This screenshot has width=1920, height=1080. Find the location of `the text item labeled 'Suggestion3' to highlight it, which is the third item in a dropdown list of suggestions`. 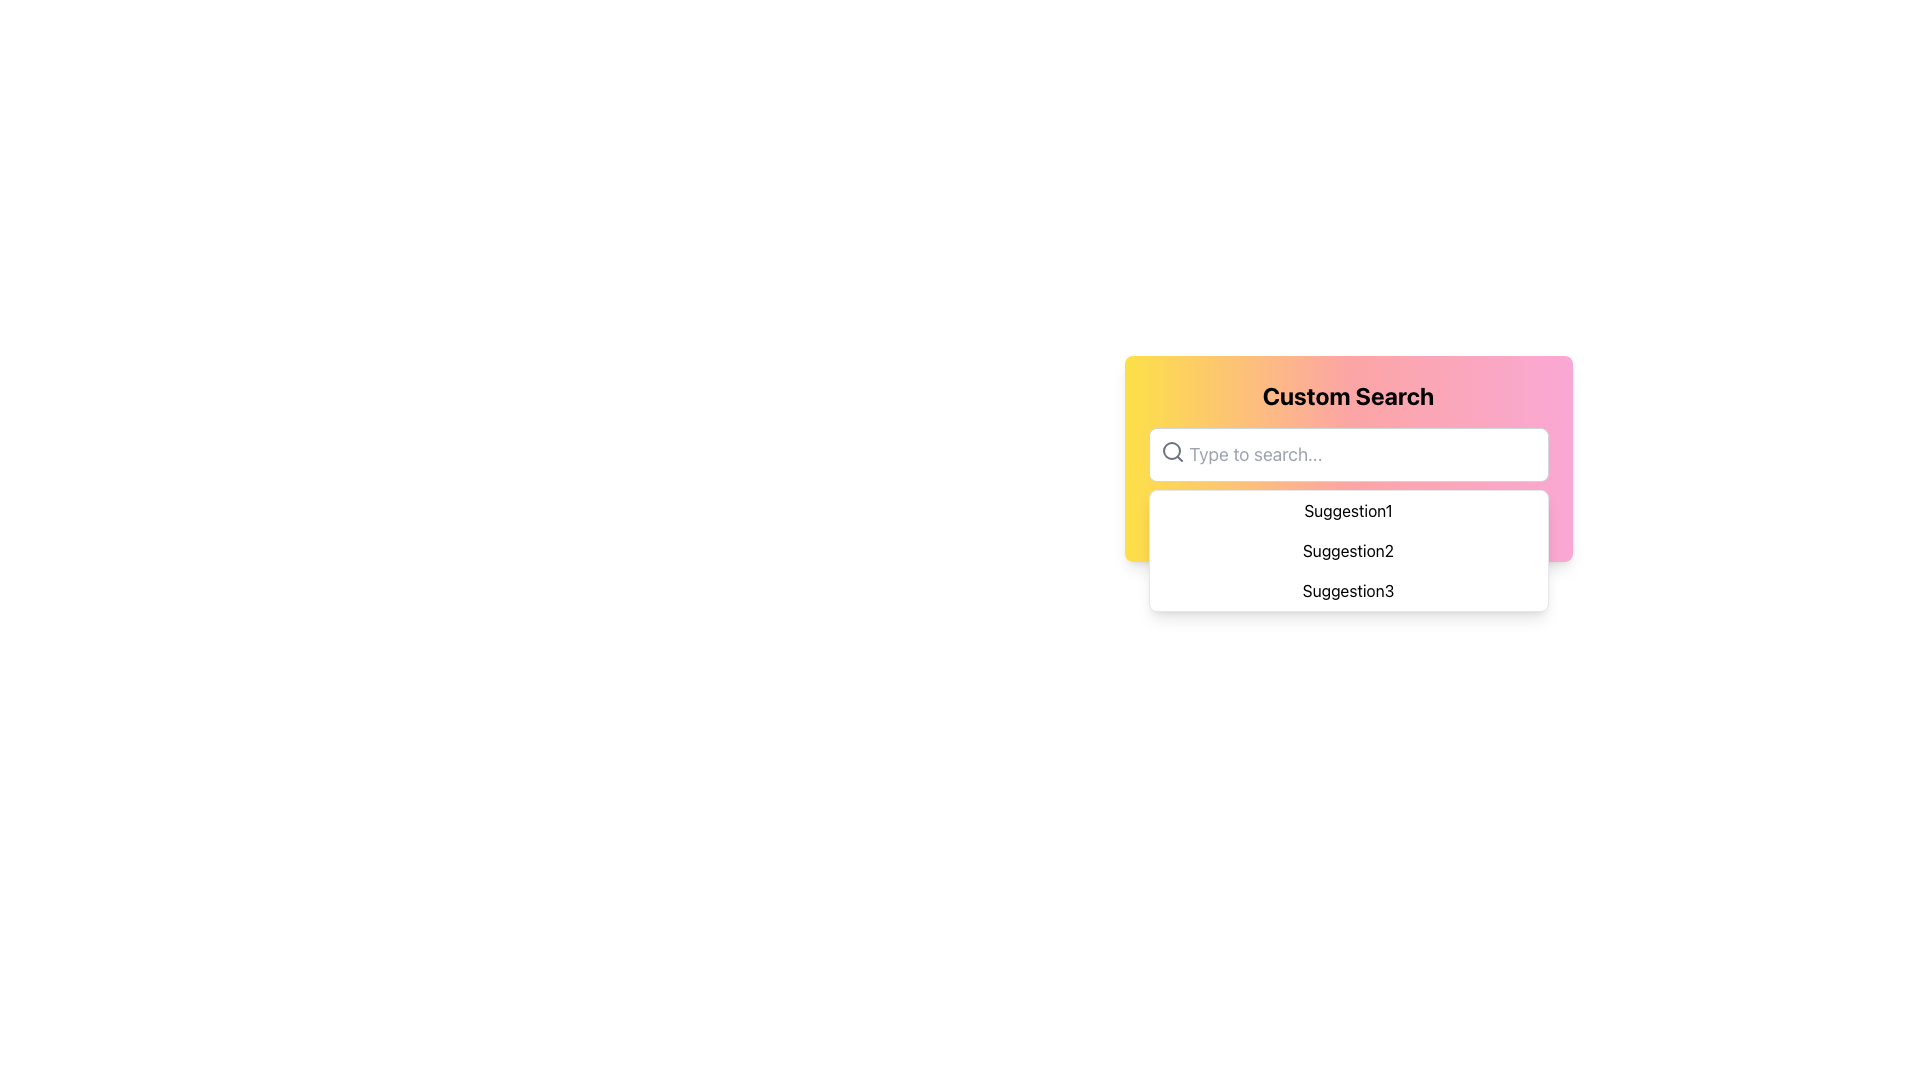

the text item labeled 'Suggestion3' to highlight it, which is the third item in a dropdown list of suggestions is located at coordinates (1348, 589).